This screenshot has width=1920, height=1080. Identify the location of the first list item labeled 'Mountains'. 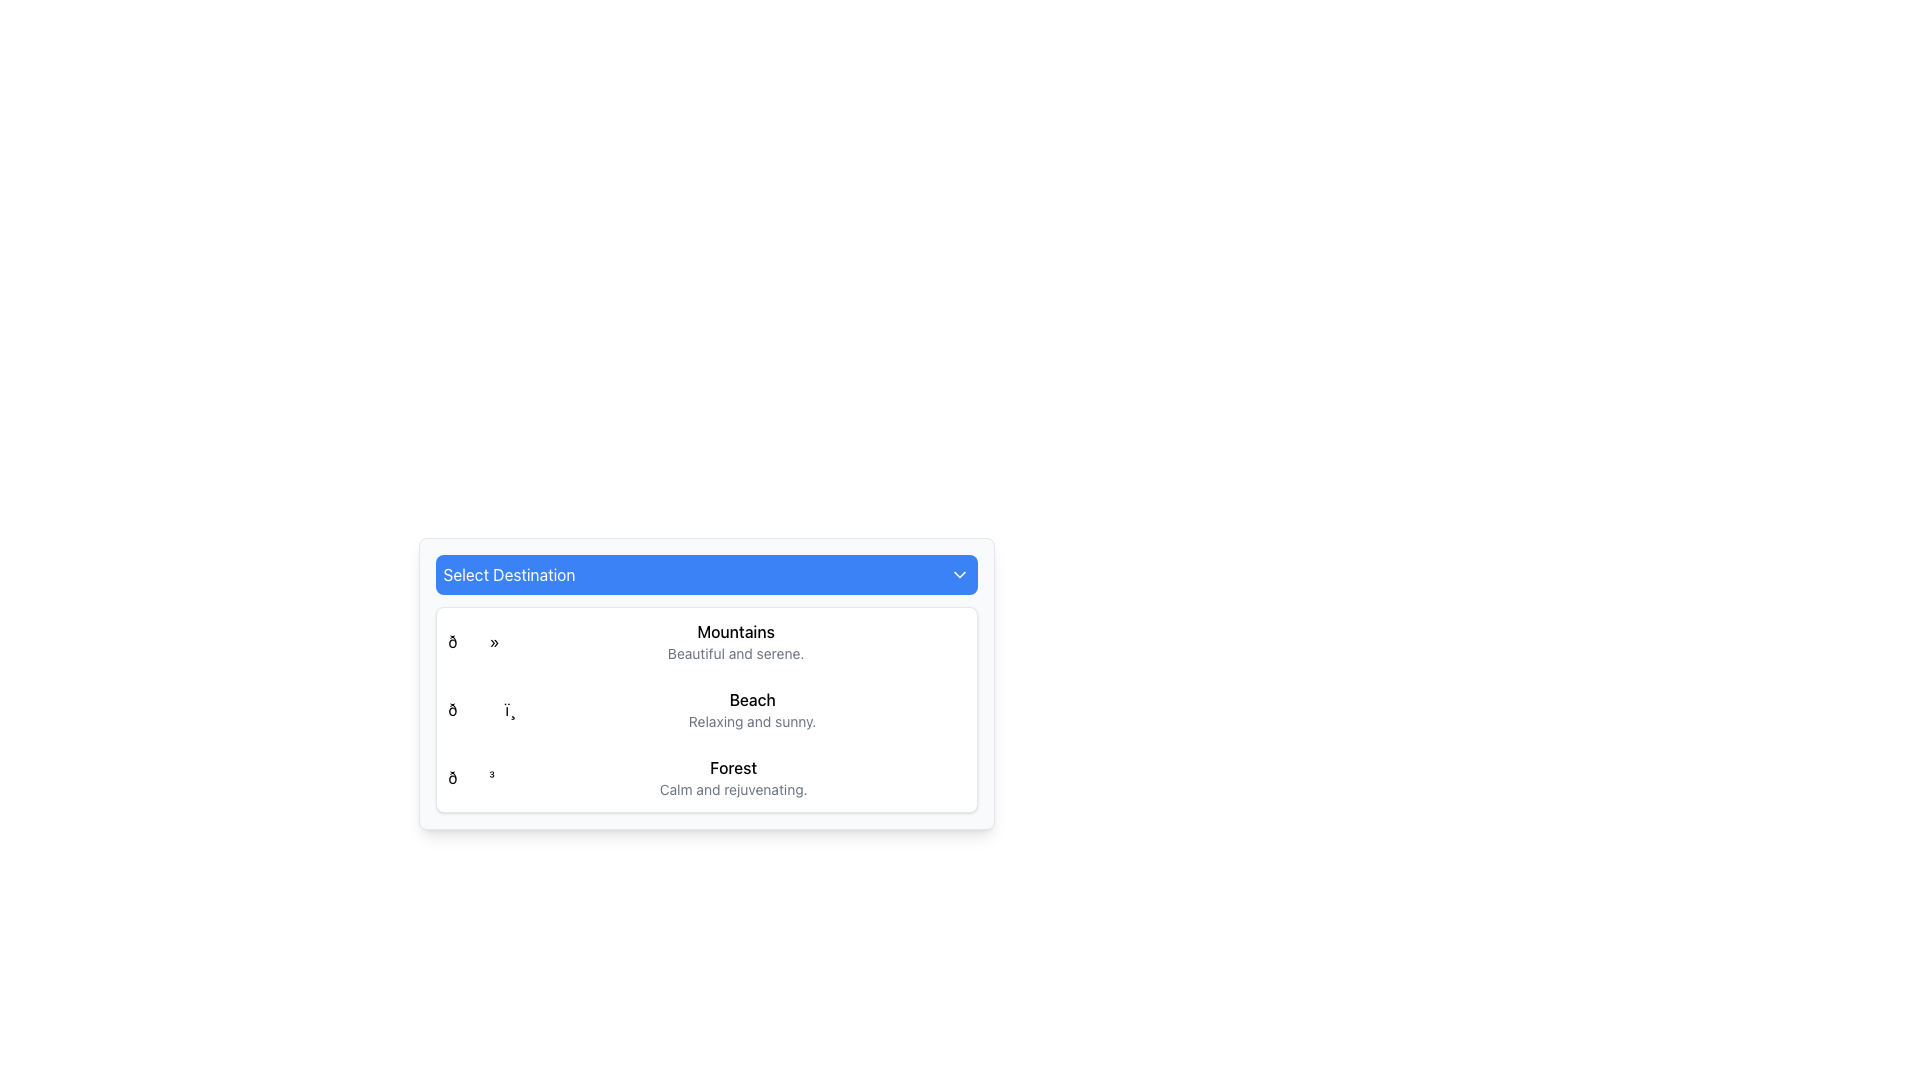
(706, 641).